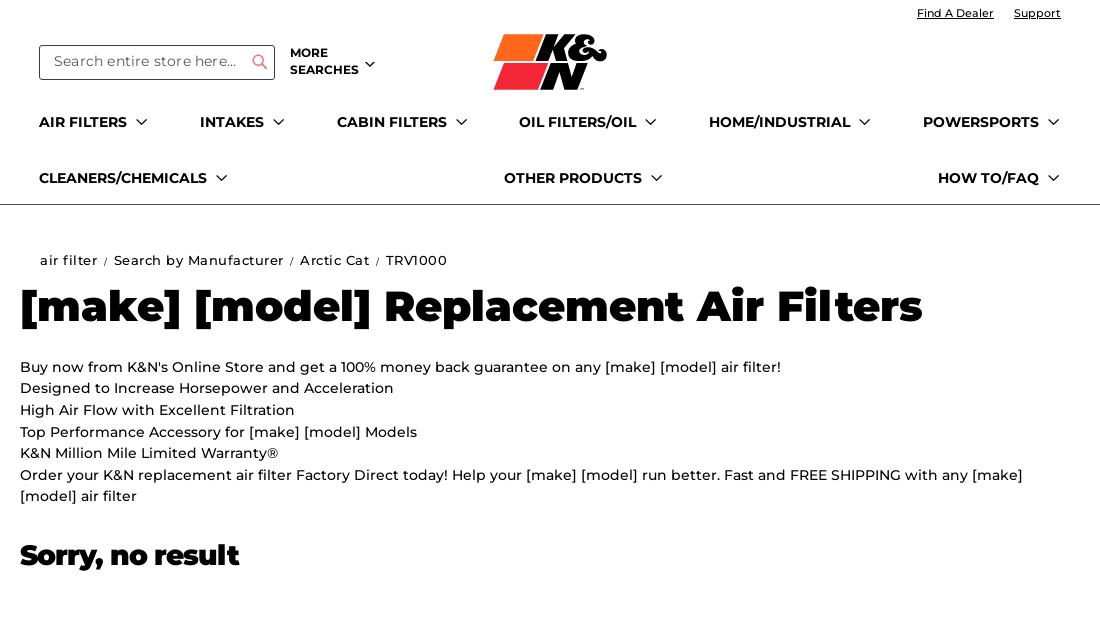 The height and width of the screenshot is (623, 1100). What do you see at coordinates (38, 176) in the screenshot?
I see `'CLEANERS/CHEMICALS'` at bounding box center [38, 176].